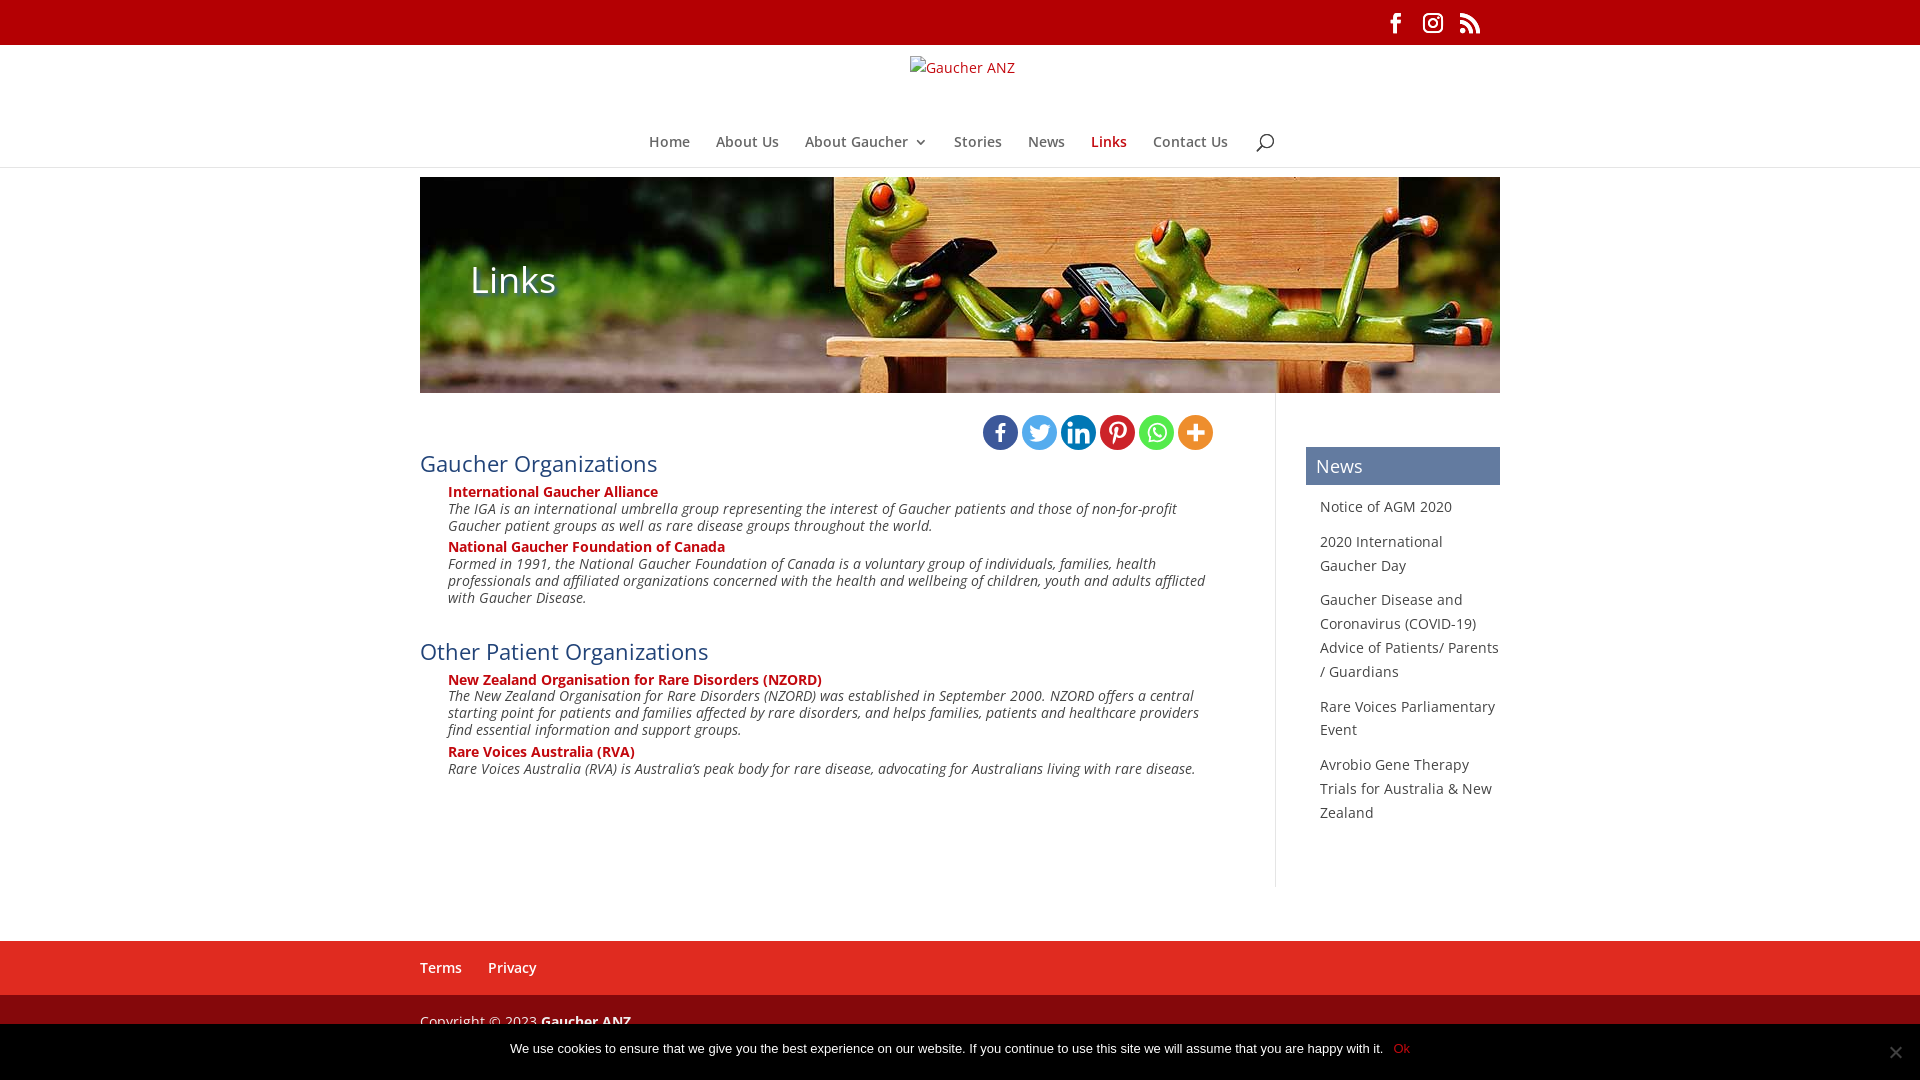 This screenshot has height=1080, width=1920. I want to click on 'Facebook', so click(1000, 431).